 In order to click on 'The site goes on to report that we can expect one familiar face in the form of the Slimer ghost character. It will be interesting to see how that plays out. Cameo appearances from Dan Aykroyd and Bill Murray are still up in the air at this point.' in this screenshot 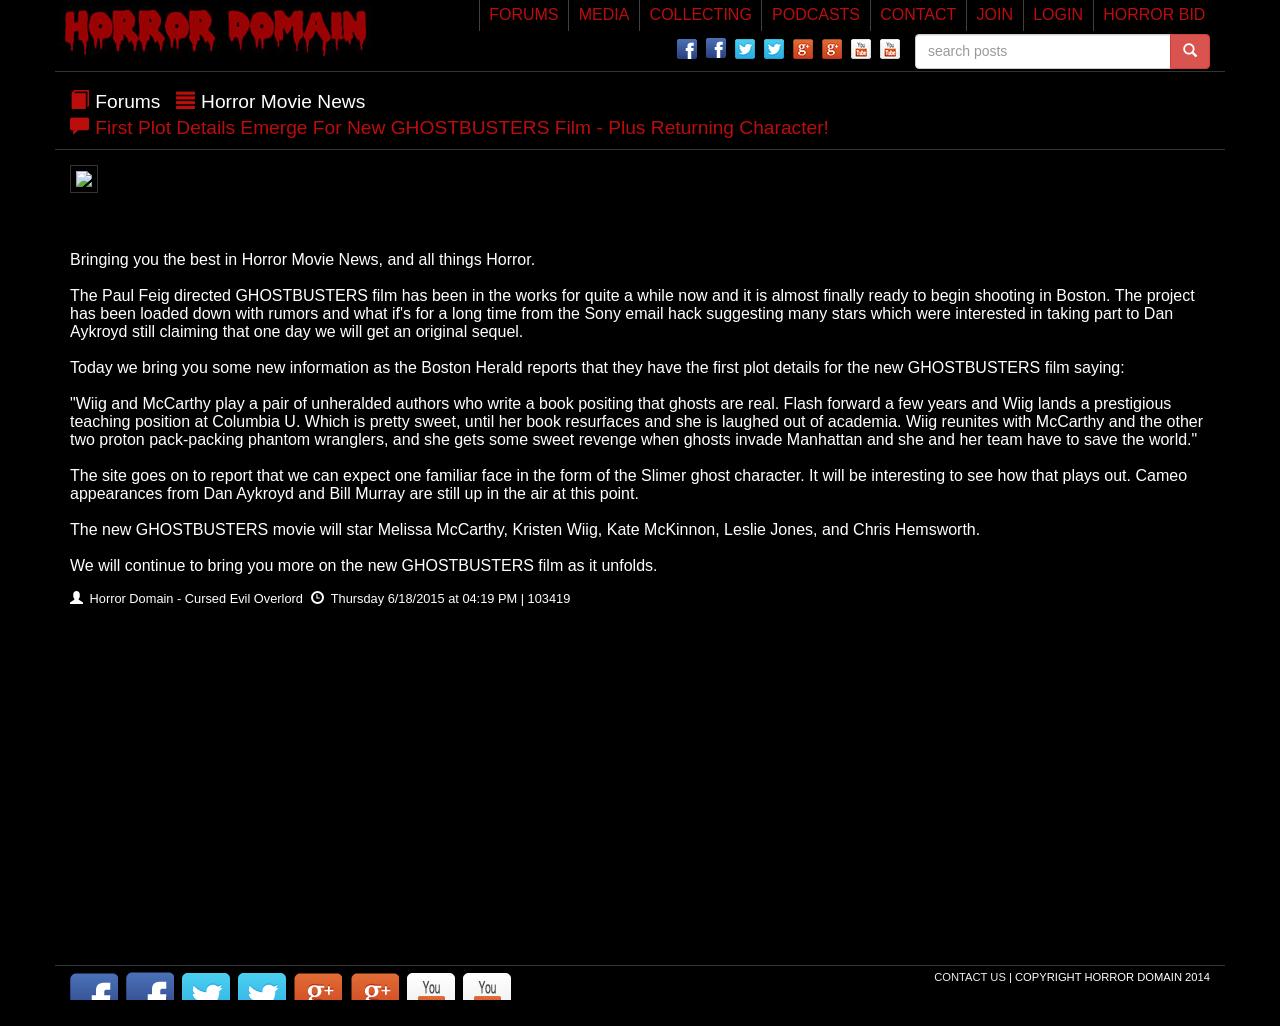, I will do `click(627, 482)`.